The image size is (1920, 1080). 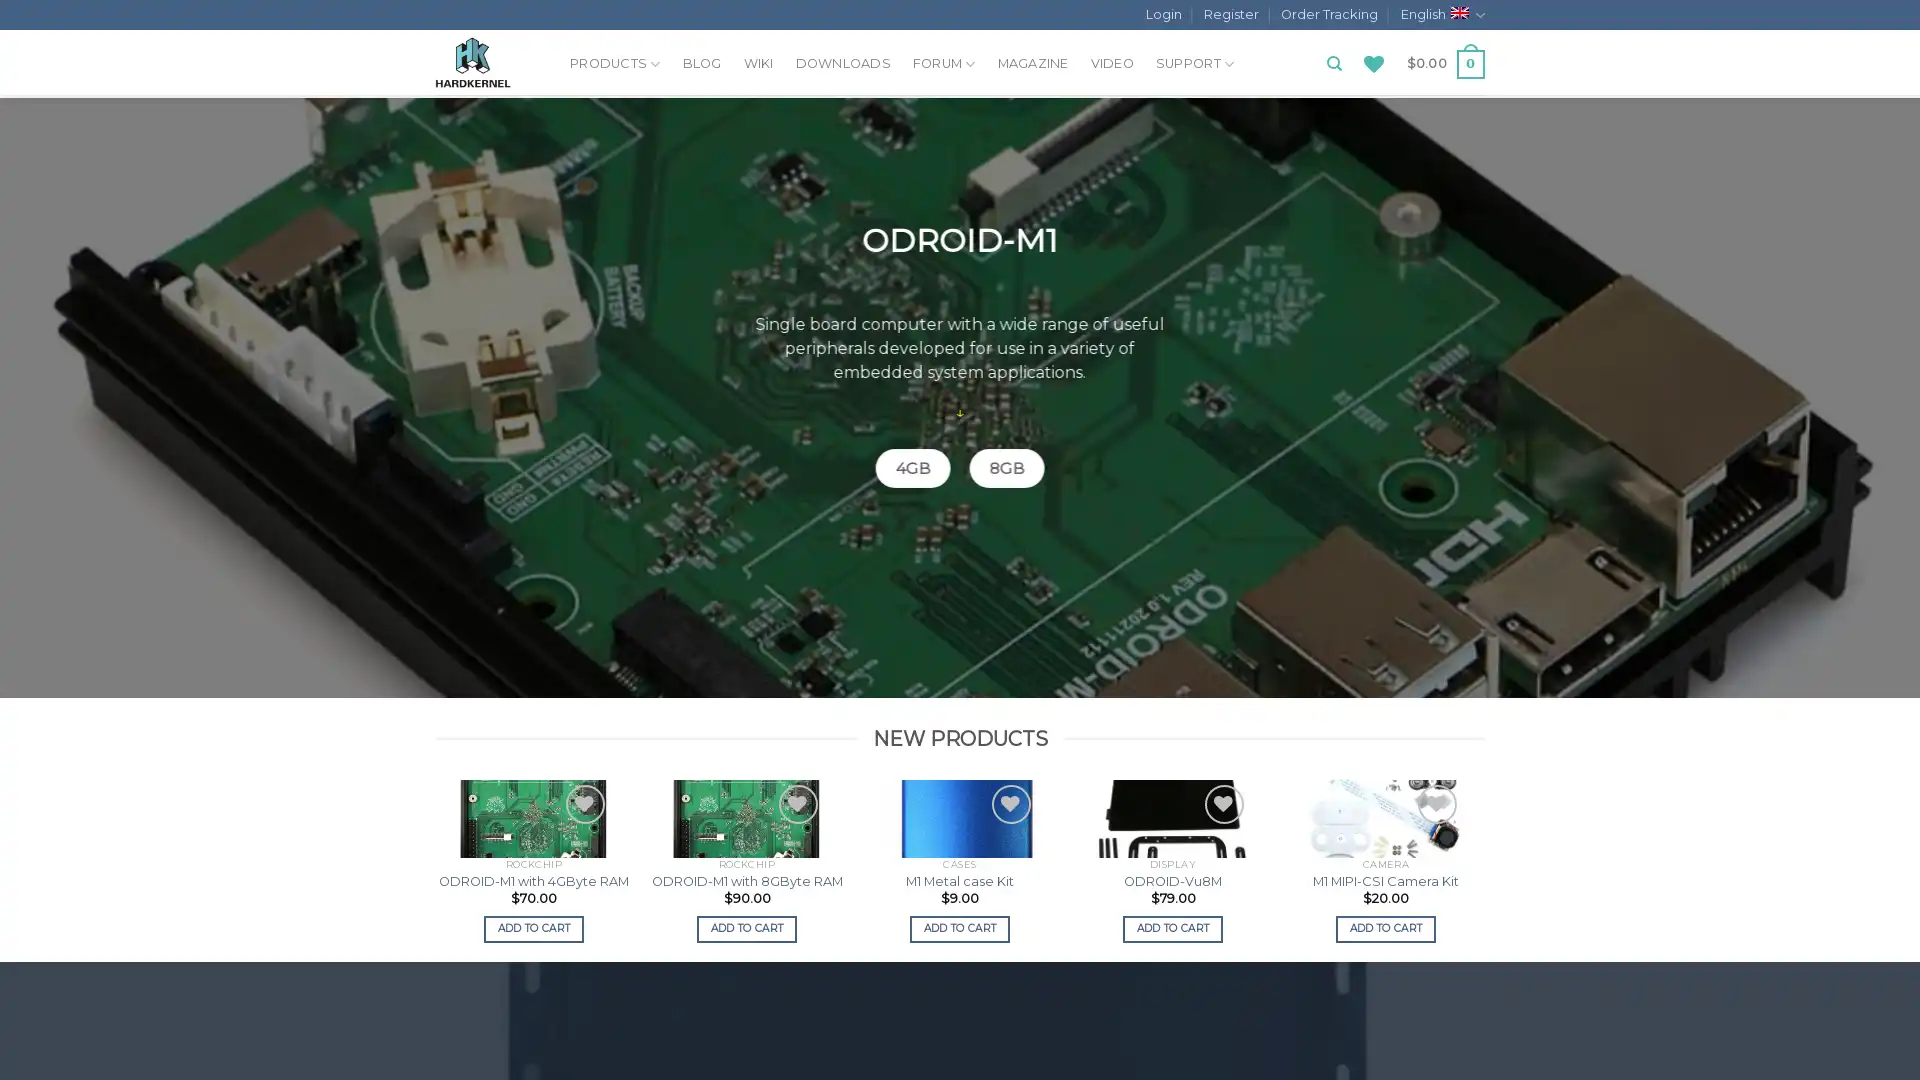 I want to click on Wishlist, so click(x=1222, y=803).